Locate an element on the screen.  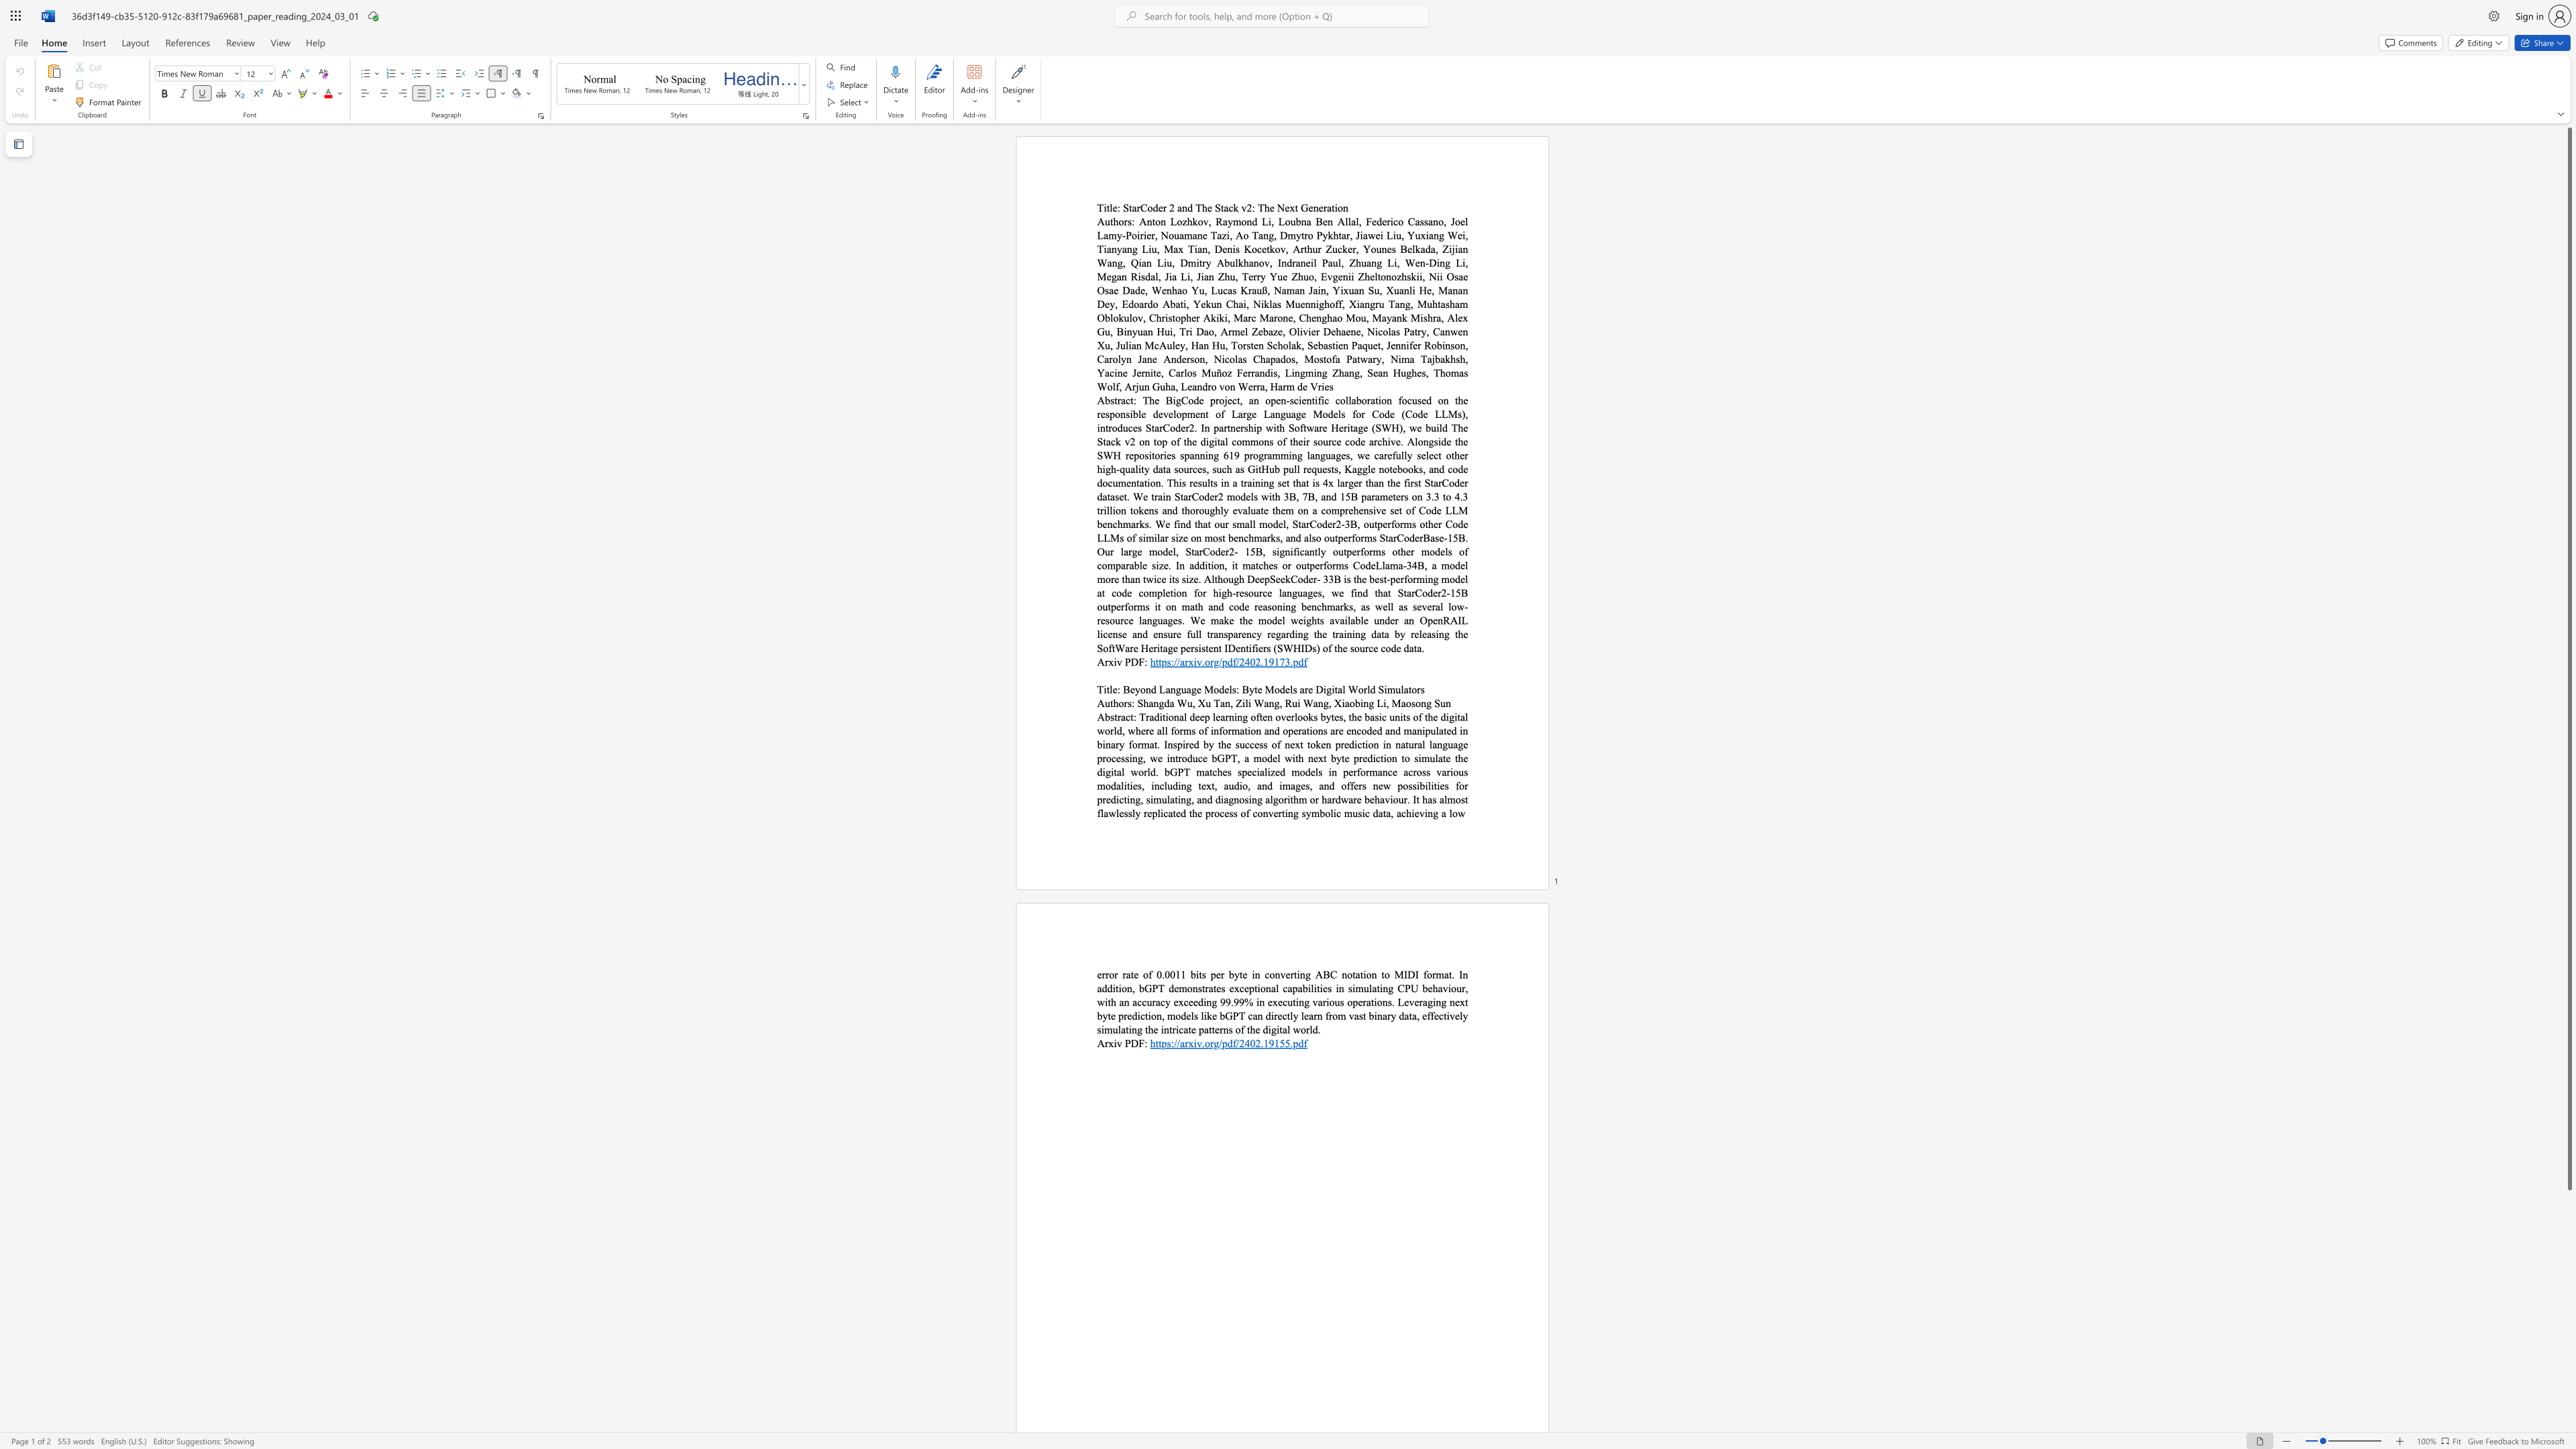
the 1th character "o" in the text is located at coordinates (1141, 688).